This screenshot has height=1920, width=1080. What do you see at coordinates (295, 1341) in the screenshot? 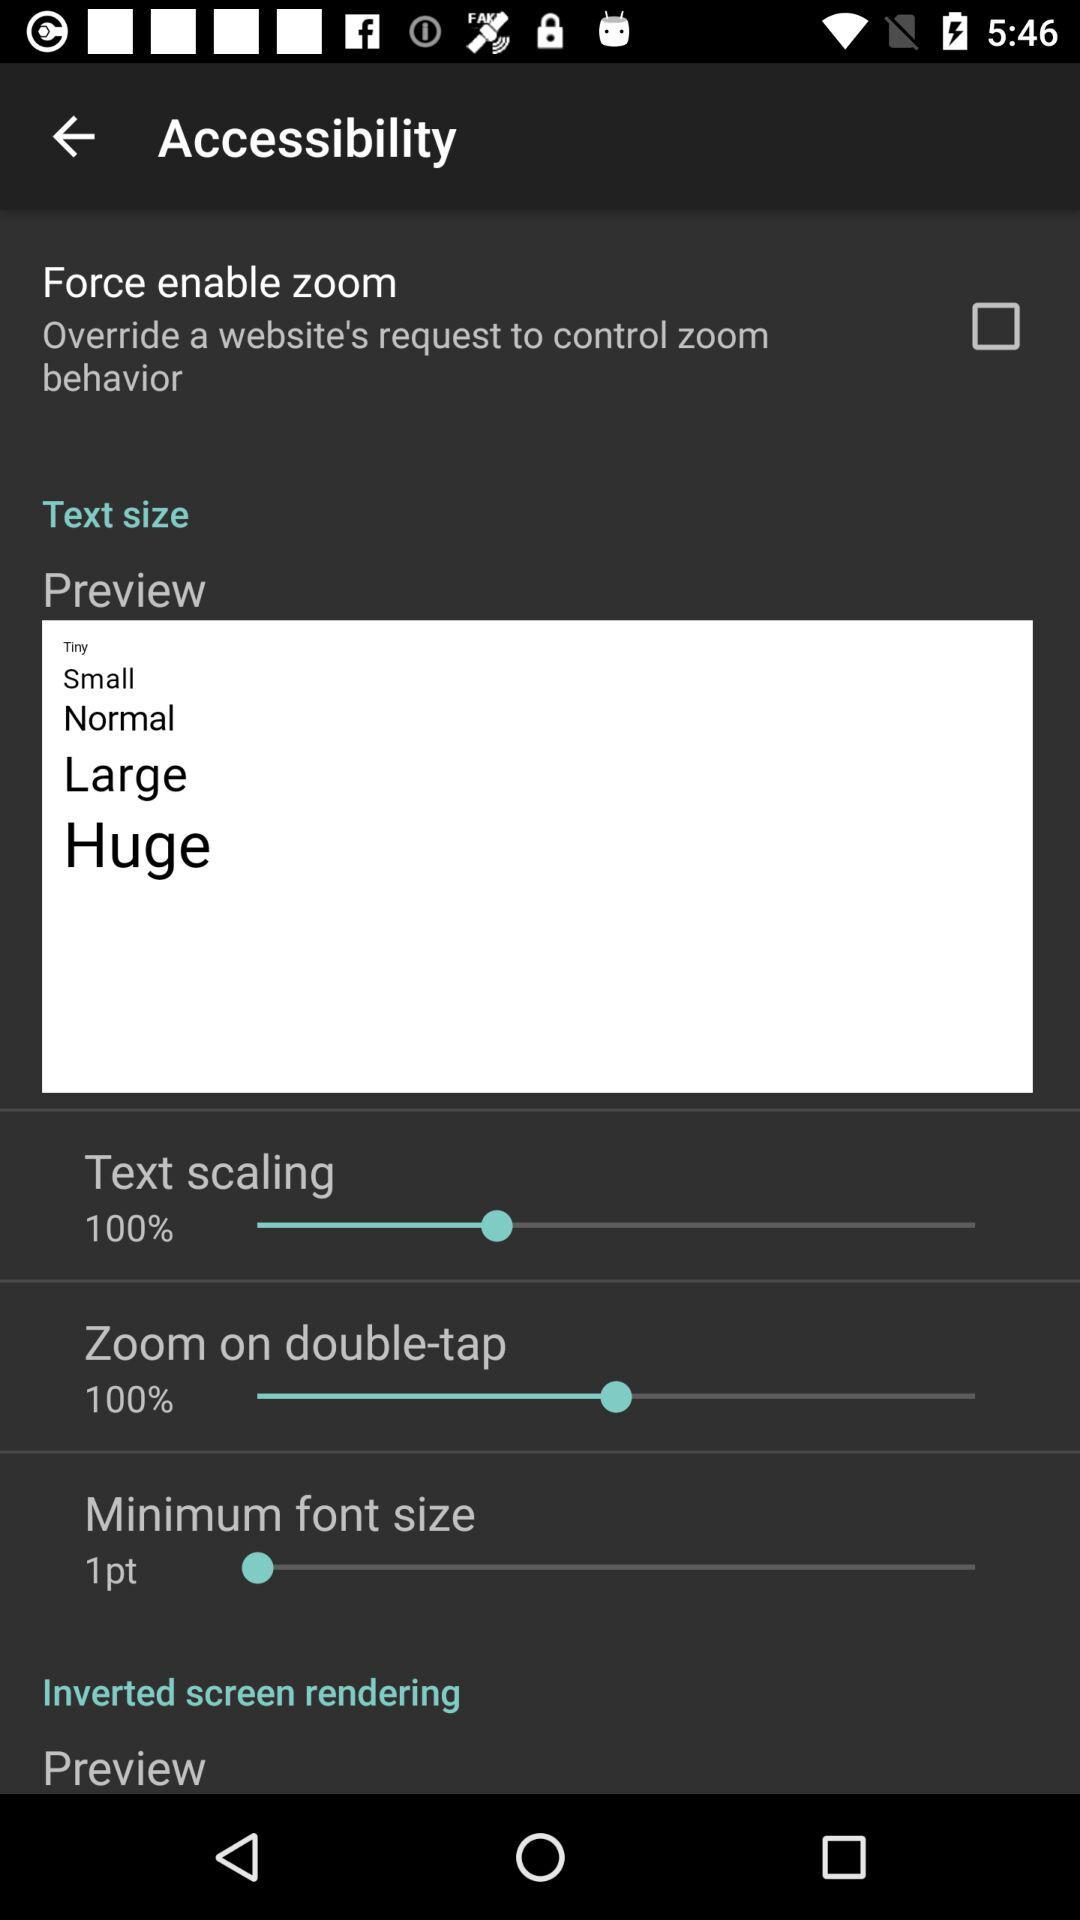
I see `the zoom on double` at bounding box center [295, 1341].